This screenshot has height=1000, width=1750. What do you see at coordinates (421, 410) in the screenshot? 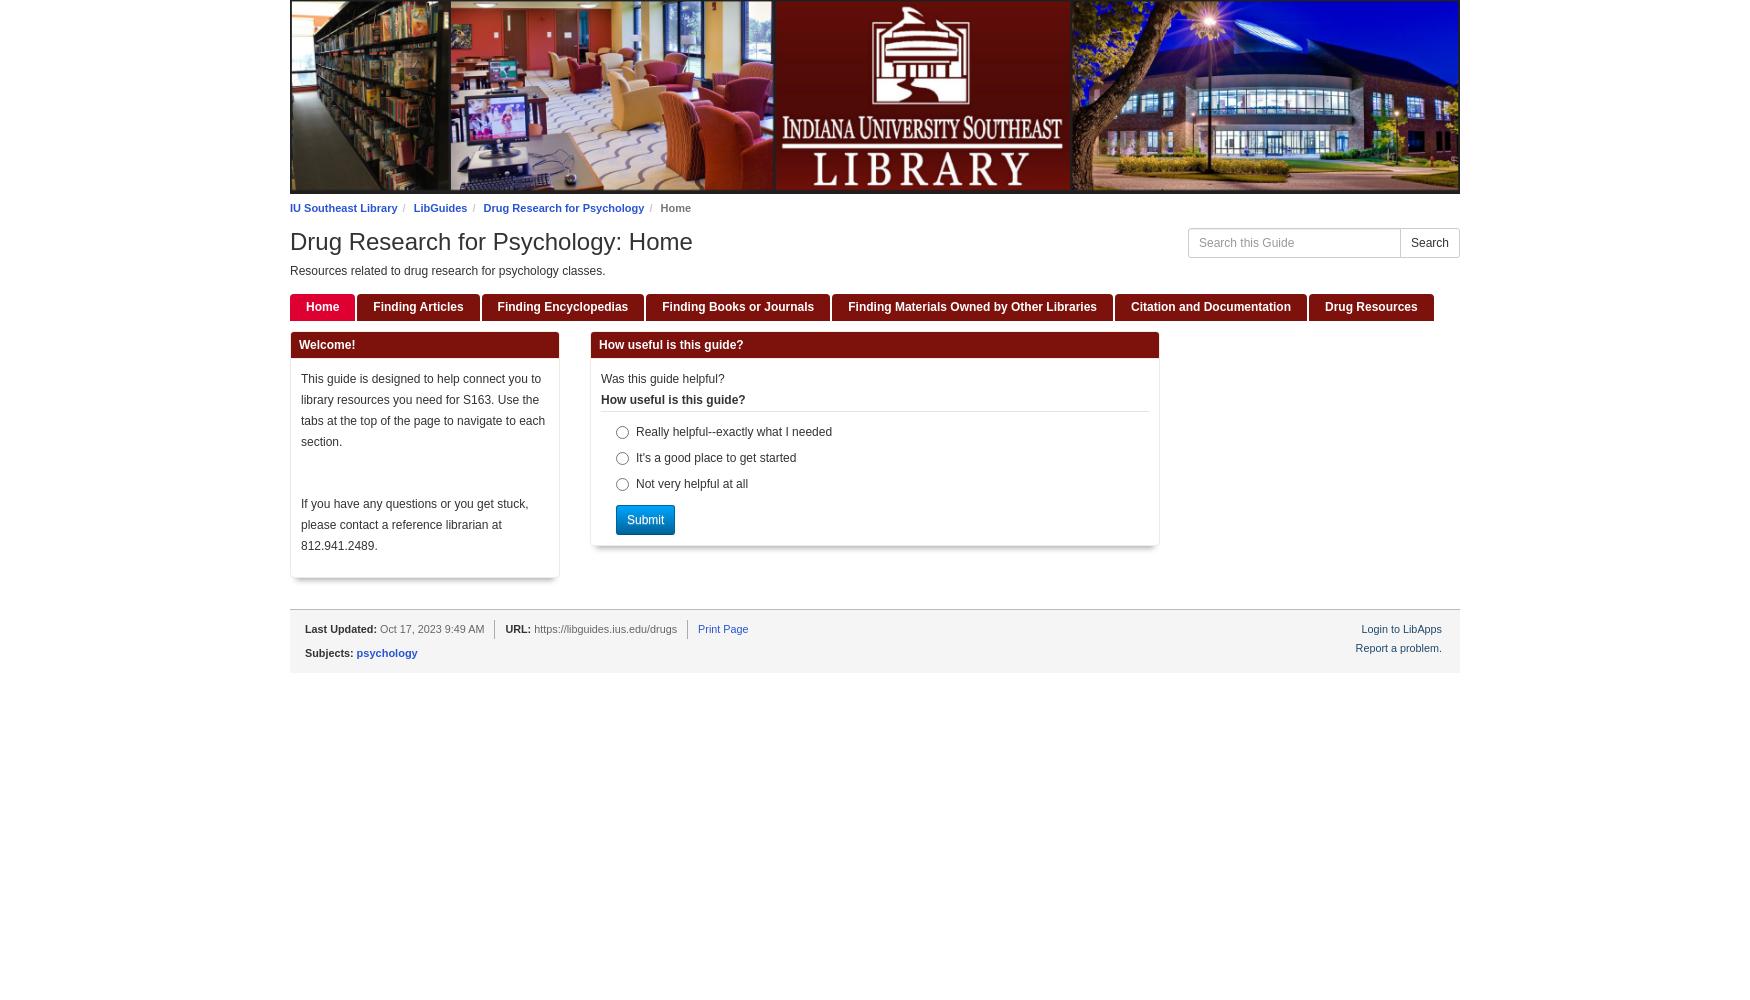
I see `'This guide is designed to help connect you to library resources you need for S163. Use the tabs at the top of the page to navigate to each section.'` at bounding box center [421, 410].